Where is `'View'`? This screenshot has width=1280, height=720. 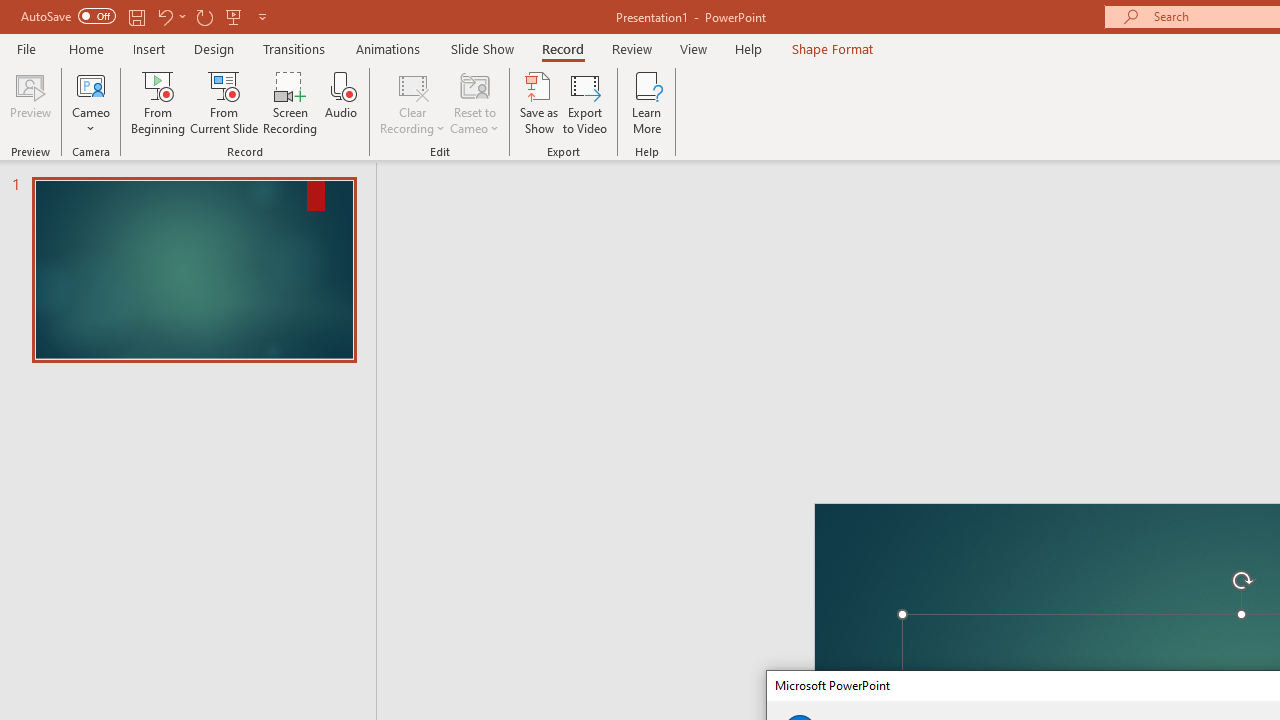
'View' is located at coordinates (693, 48).